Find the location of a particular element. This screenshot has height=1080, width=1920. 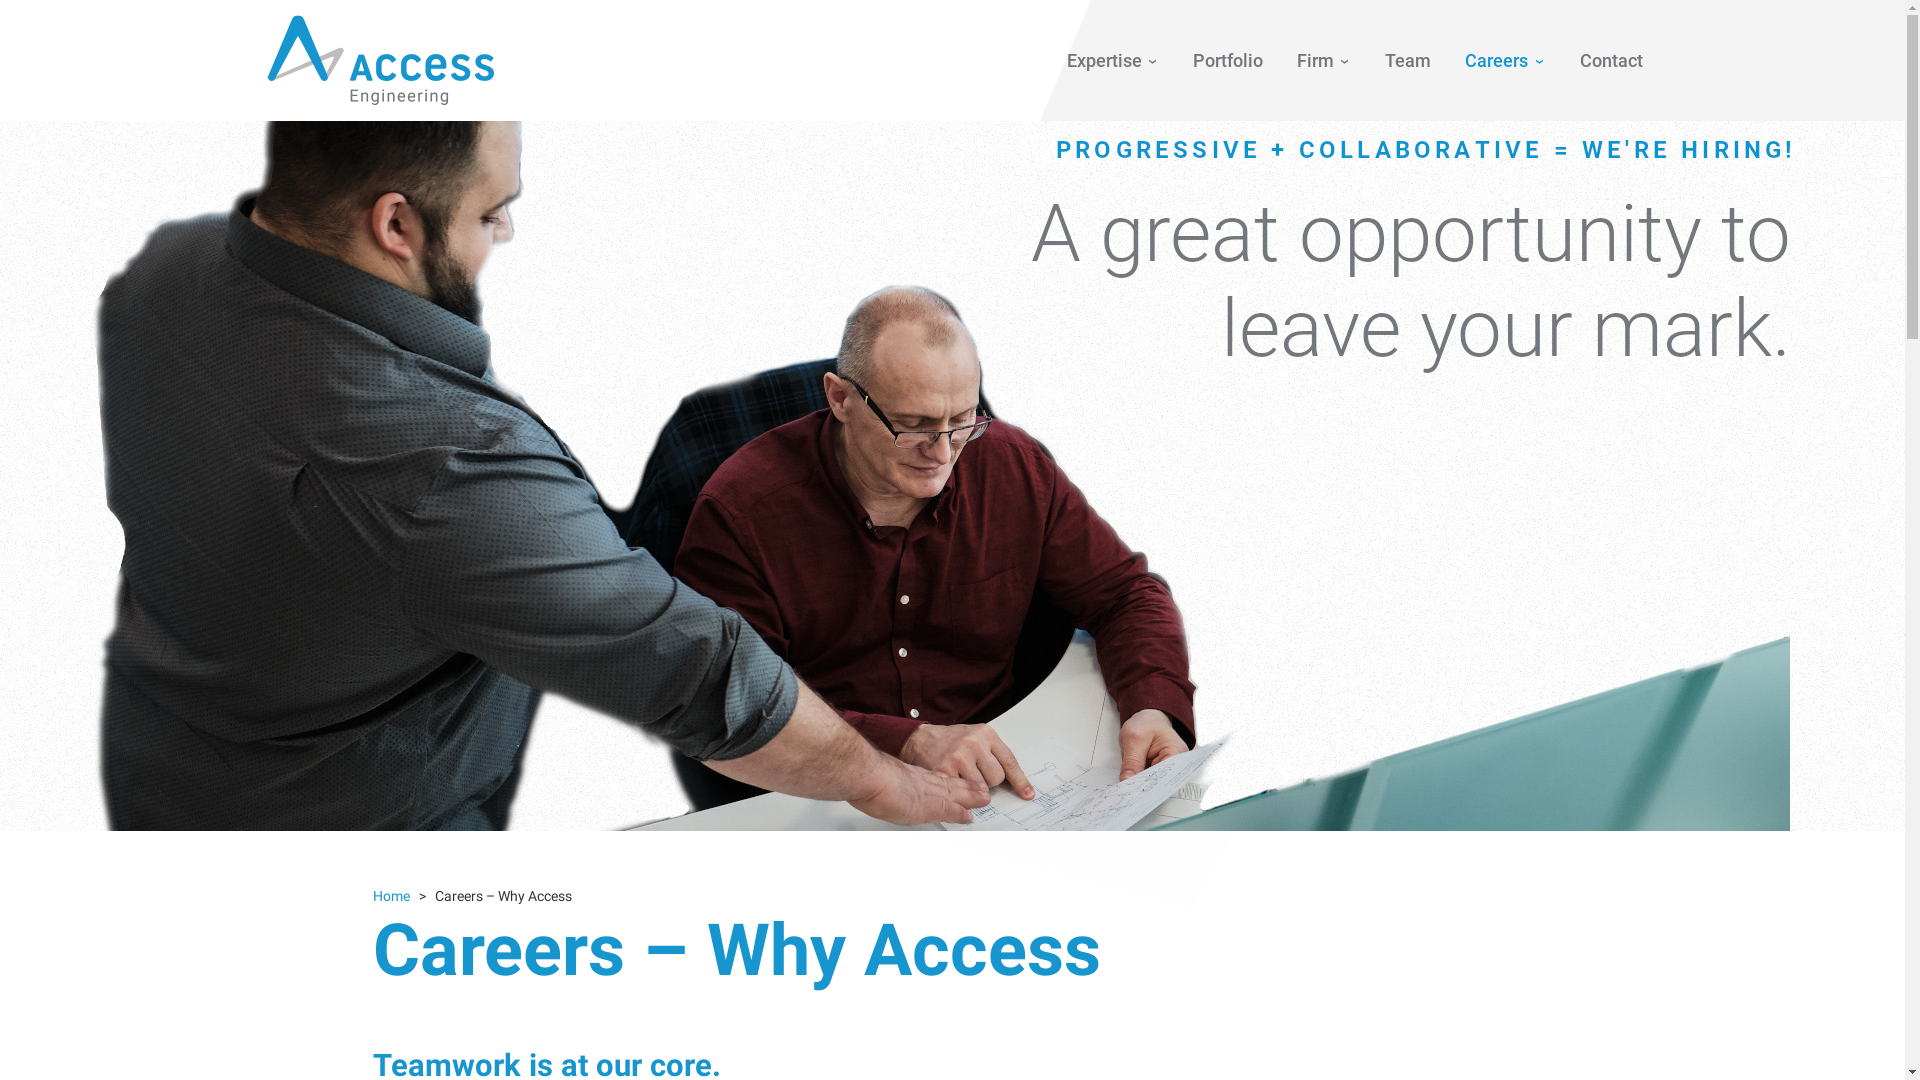

'Portfolio' is located at coordinates (1227, 59).